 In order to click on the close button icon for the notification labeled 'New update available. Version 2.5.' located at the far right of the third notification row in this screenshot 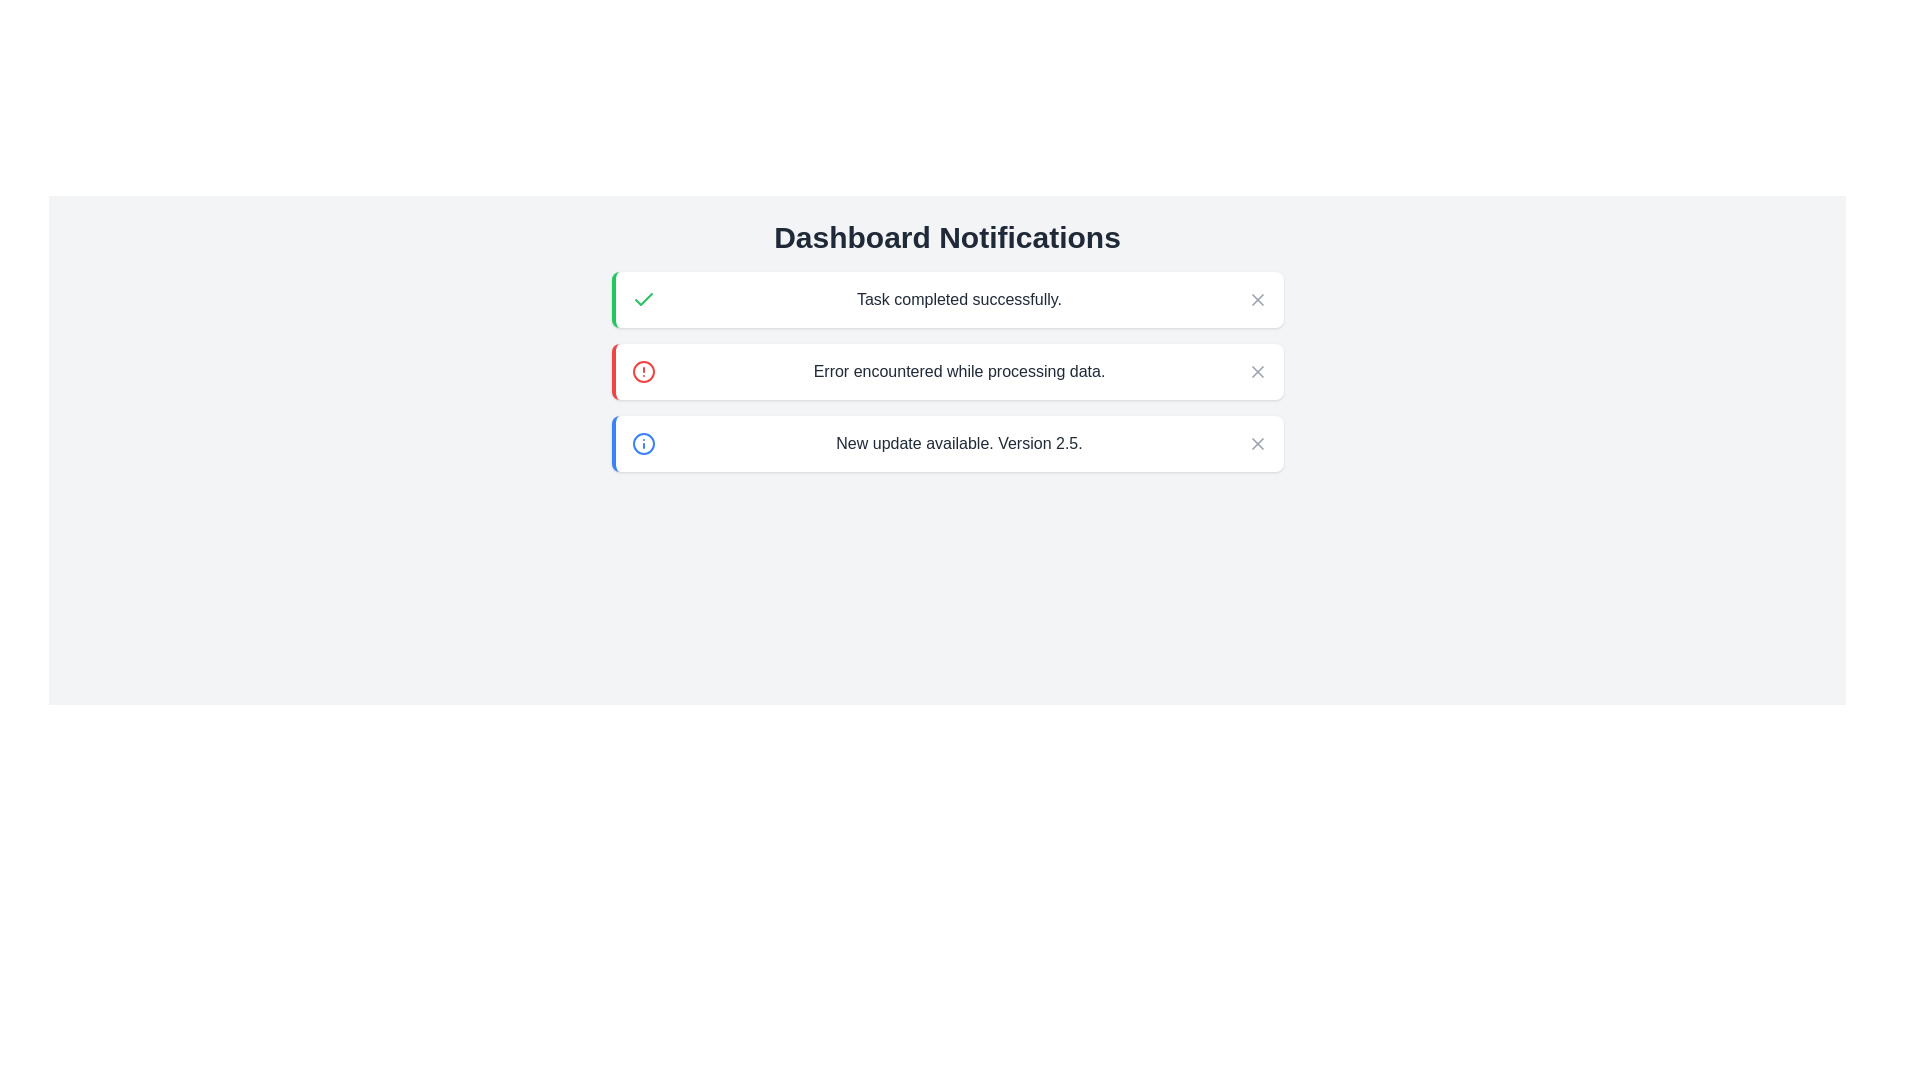, I will do `click(1256, 442)`.